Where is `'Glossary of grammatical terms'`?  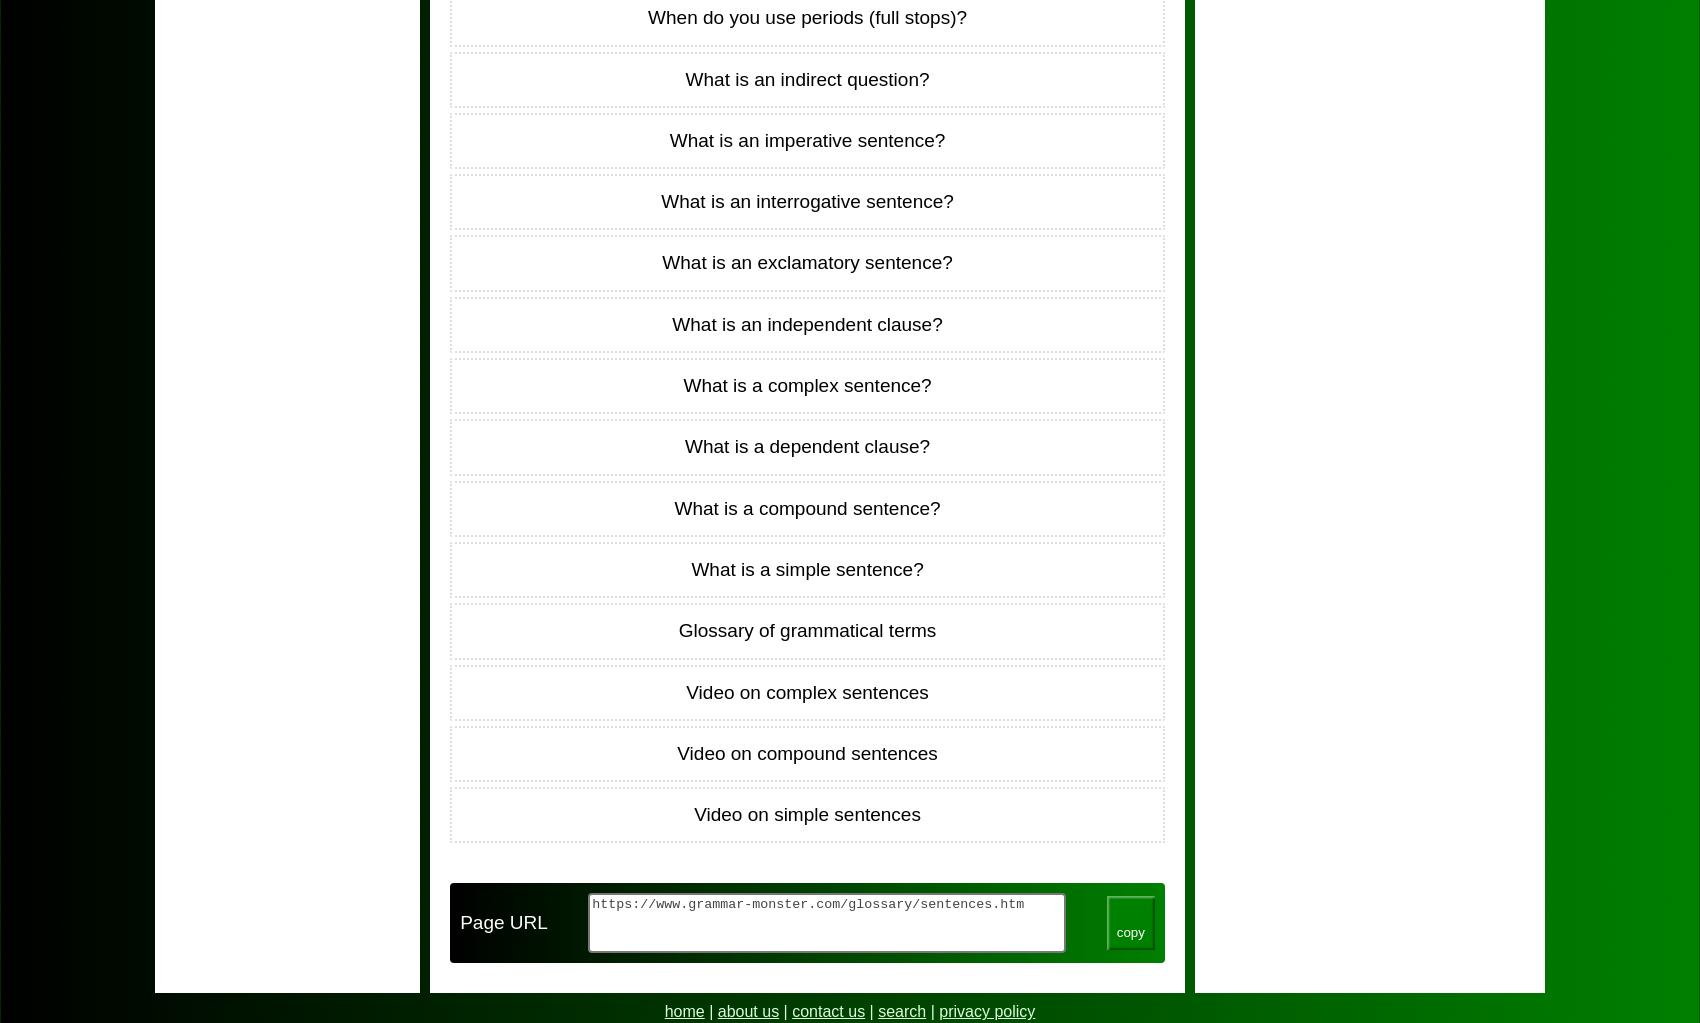 'Glossary of grammatical terms' is located at coordinates (805, 630).